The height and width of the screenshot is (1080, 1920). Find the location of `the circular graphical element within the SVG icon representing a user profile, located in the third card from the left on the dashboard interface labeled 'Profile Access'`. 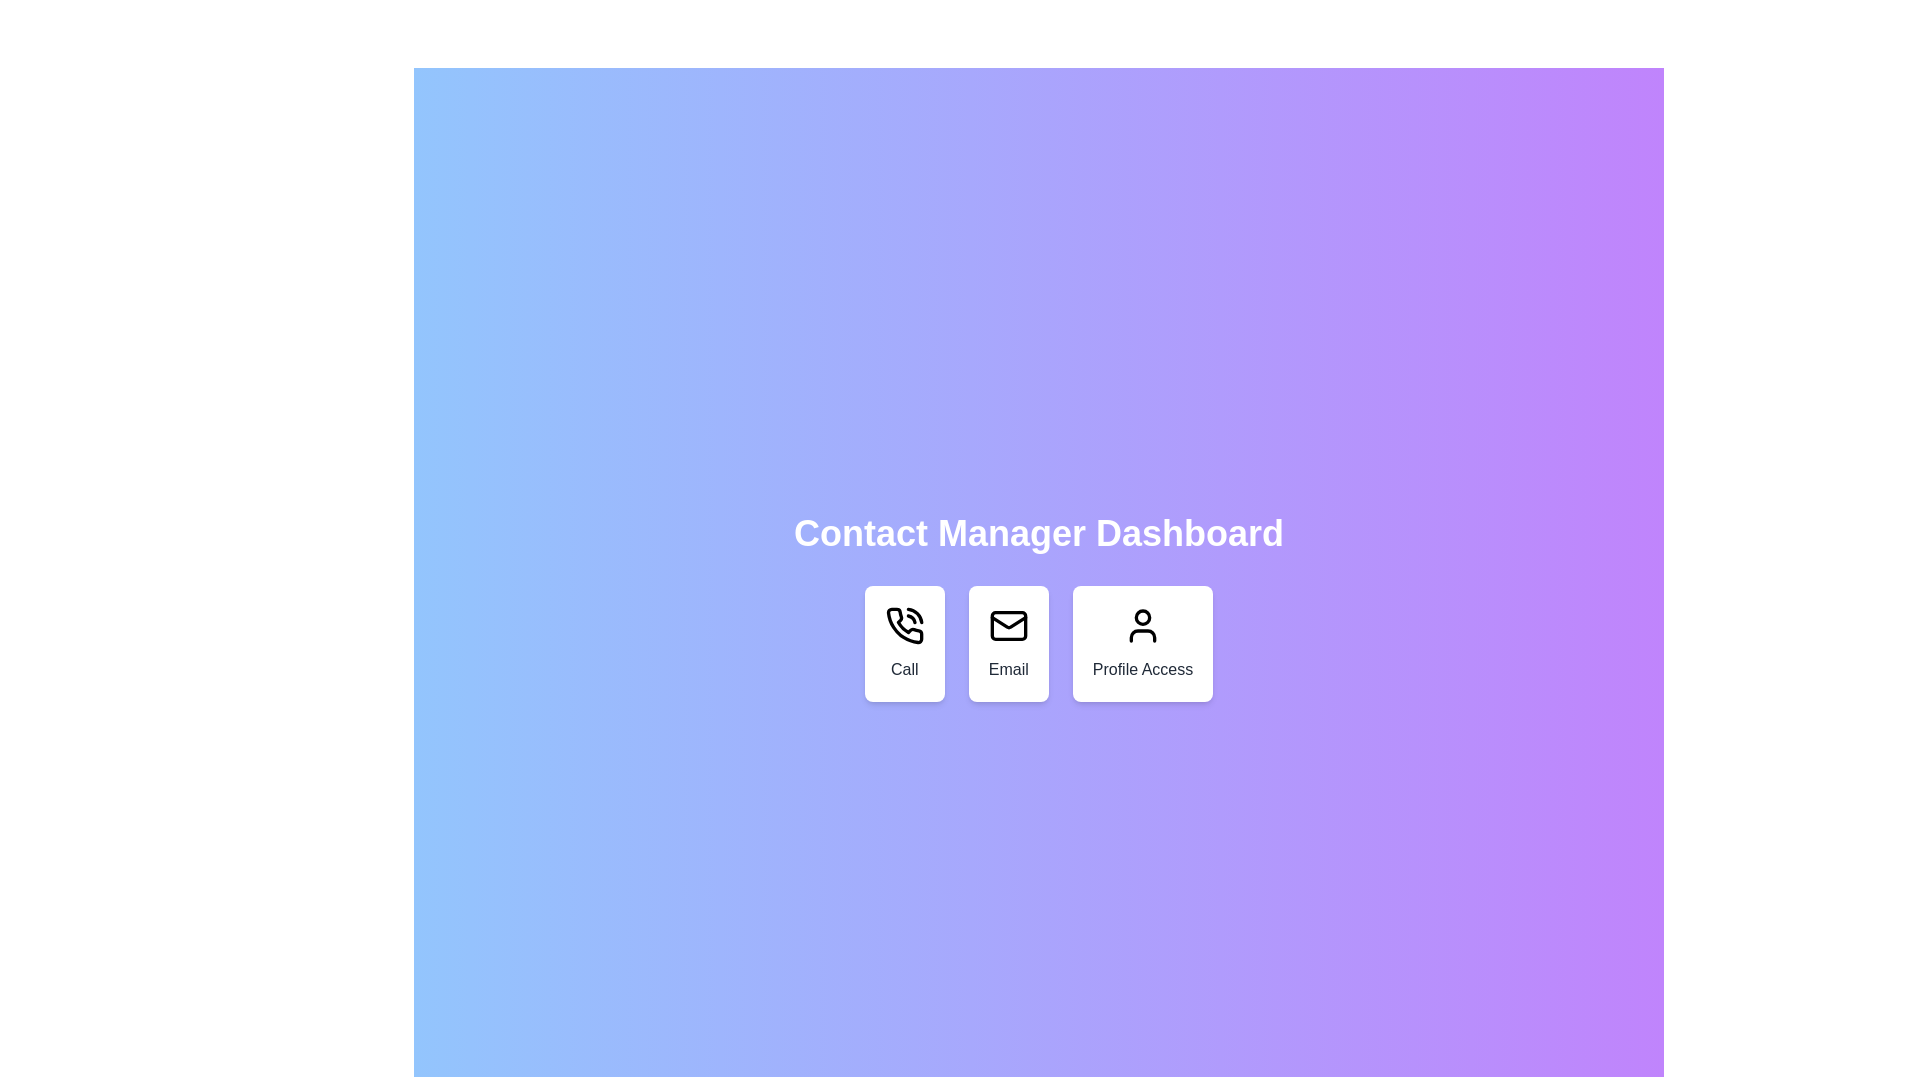

the circular graphical element within the SVG icon representing a user profile, located in the third card from the left on the dashboard interface labeled 'Profile Access' is located at coordinates (1142, 616).